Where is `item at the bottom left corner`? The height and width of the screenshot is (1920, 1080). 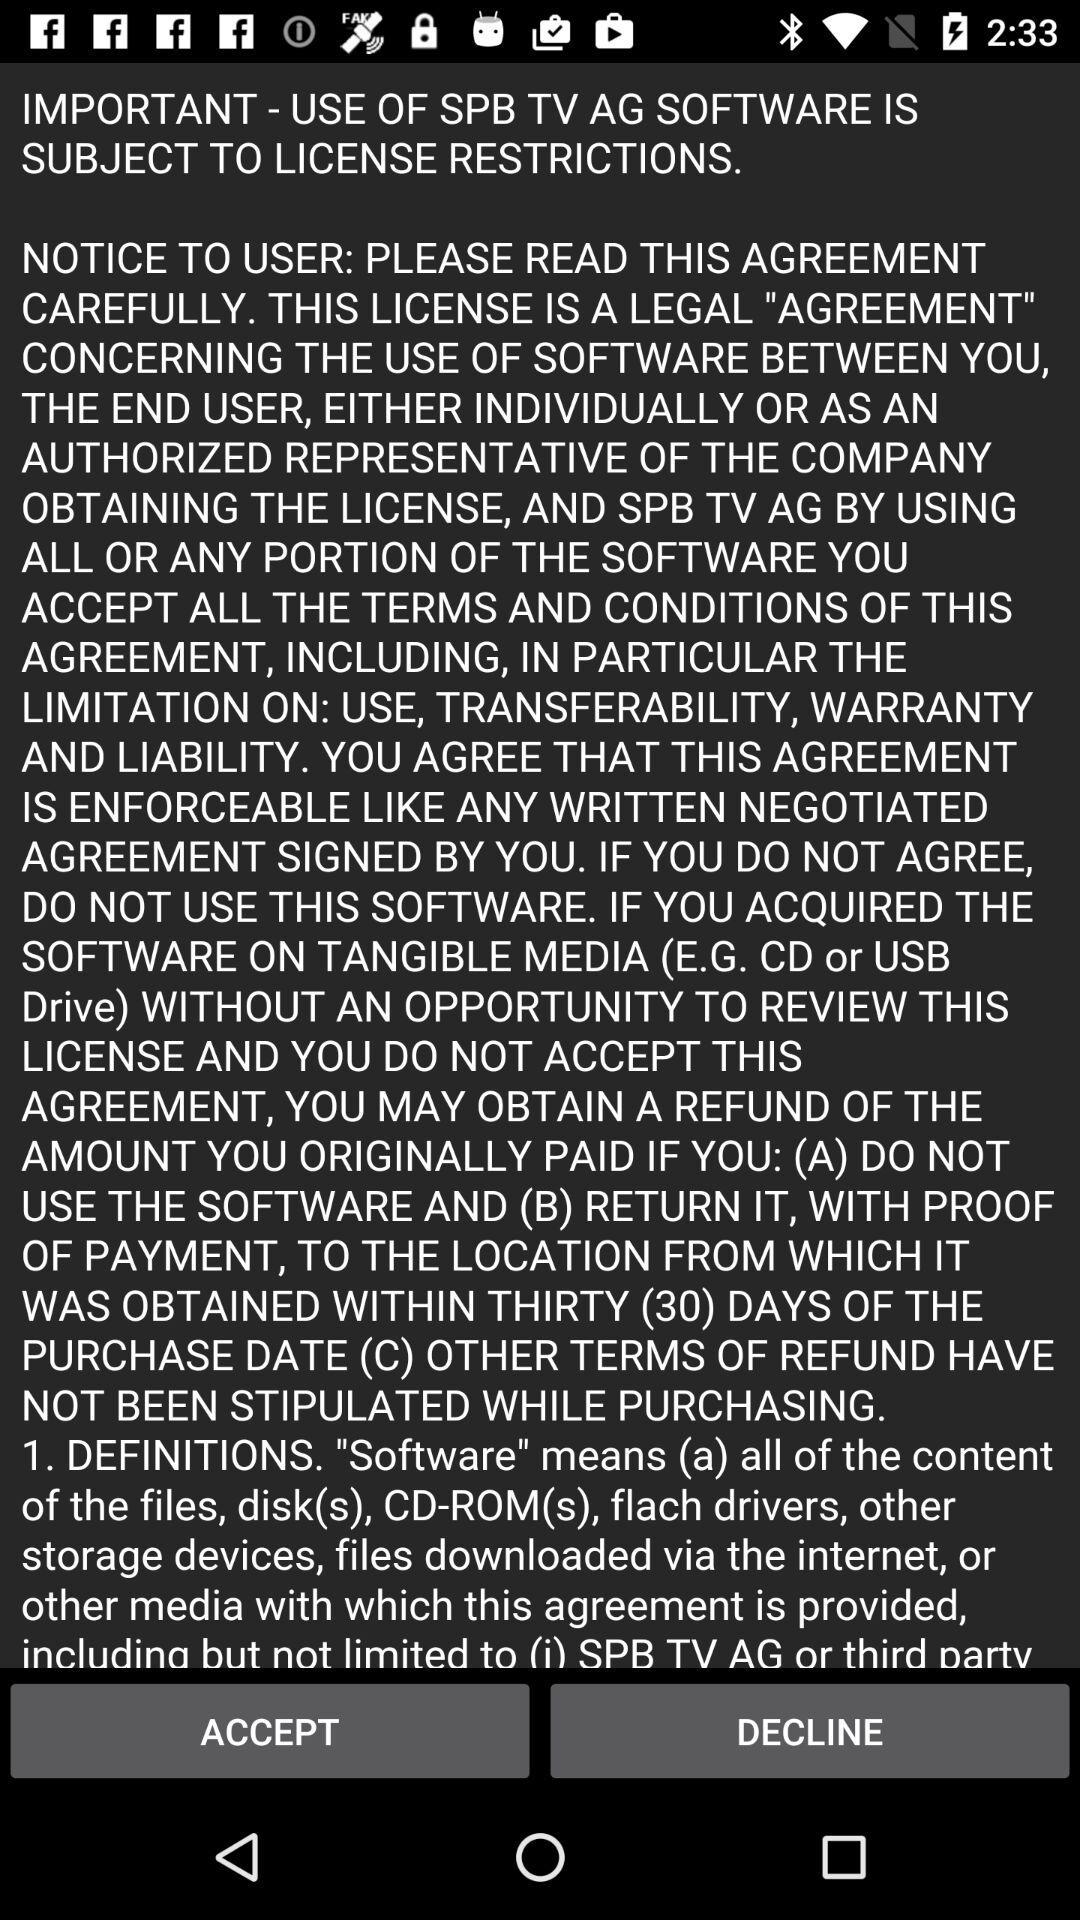
item at the bottom left corner is located at coordinates (270, 1730).